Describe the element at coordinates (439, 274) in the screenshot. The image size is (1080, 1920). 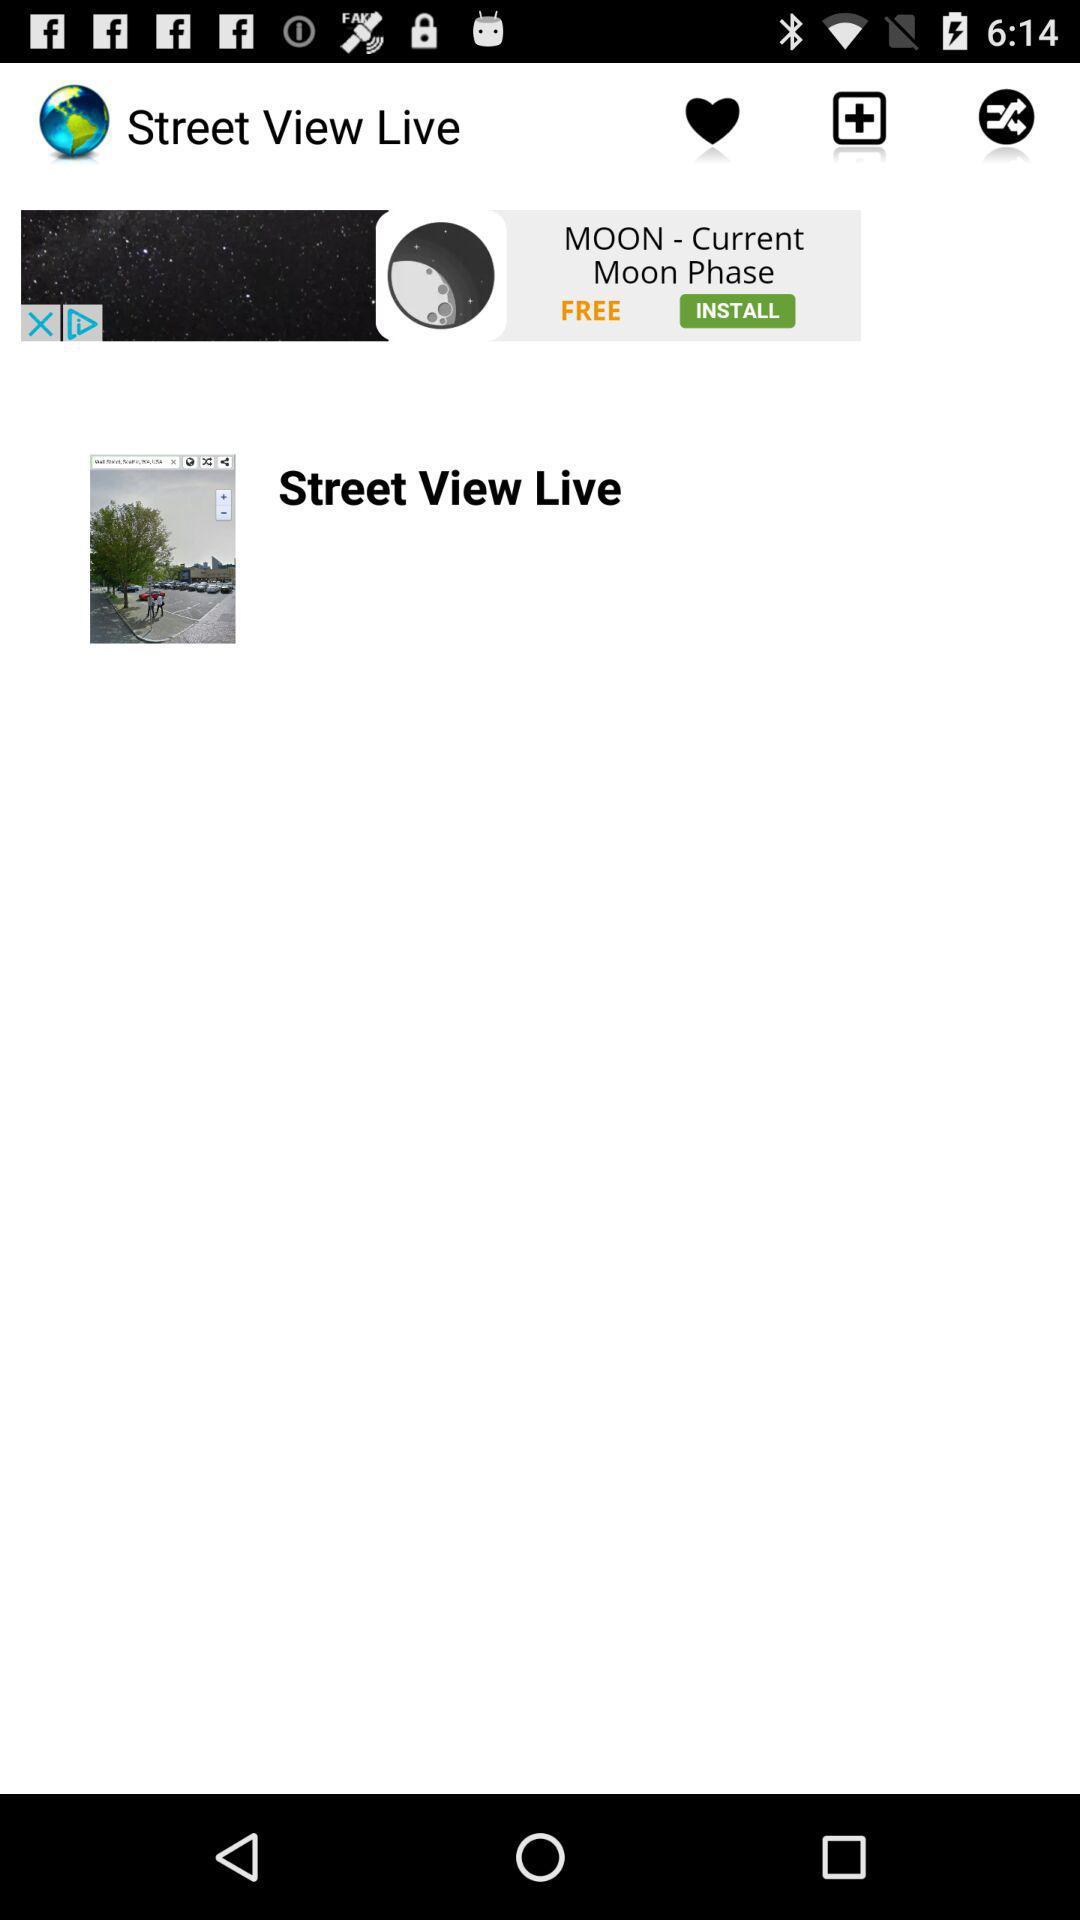
I see `launch advertisement` at that location.